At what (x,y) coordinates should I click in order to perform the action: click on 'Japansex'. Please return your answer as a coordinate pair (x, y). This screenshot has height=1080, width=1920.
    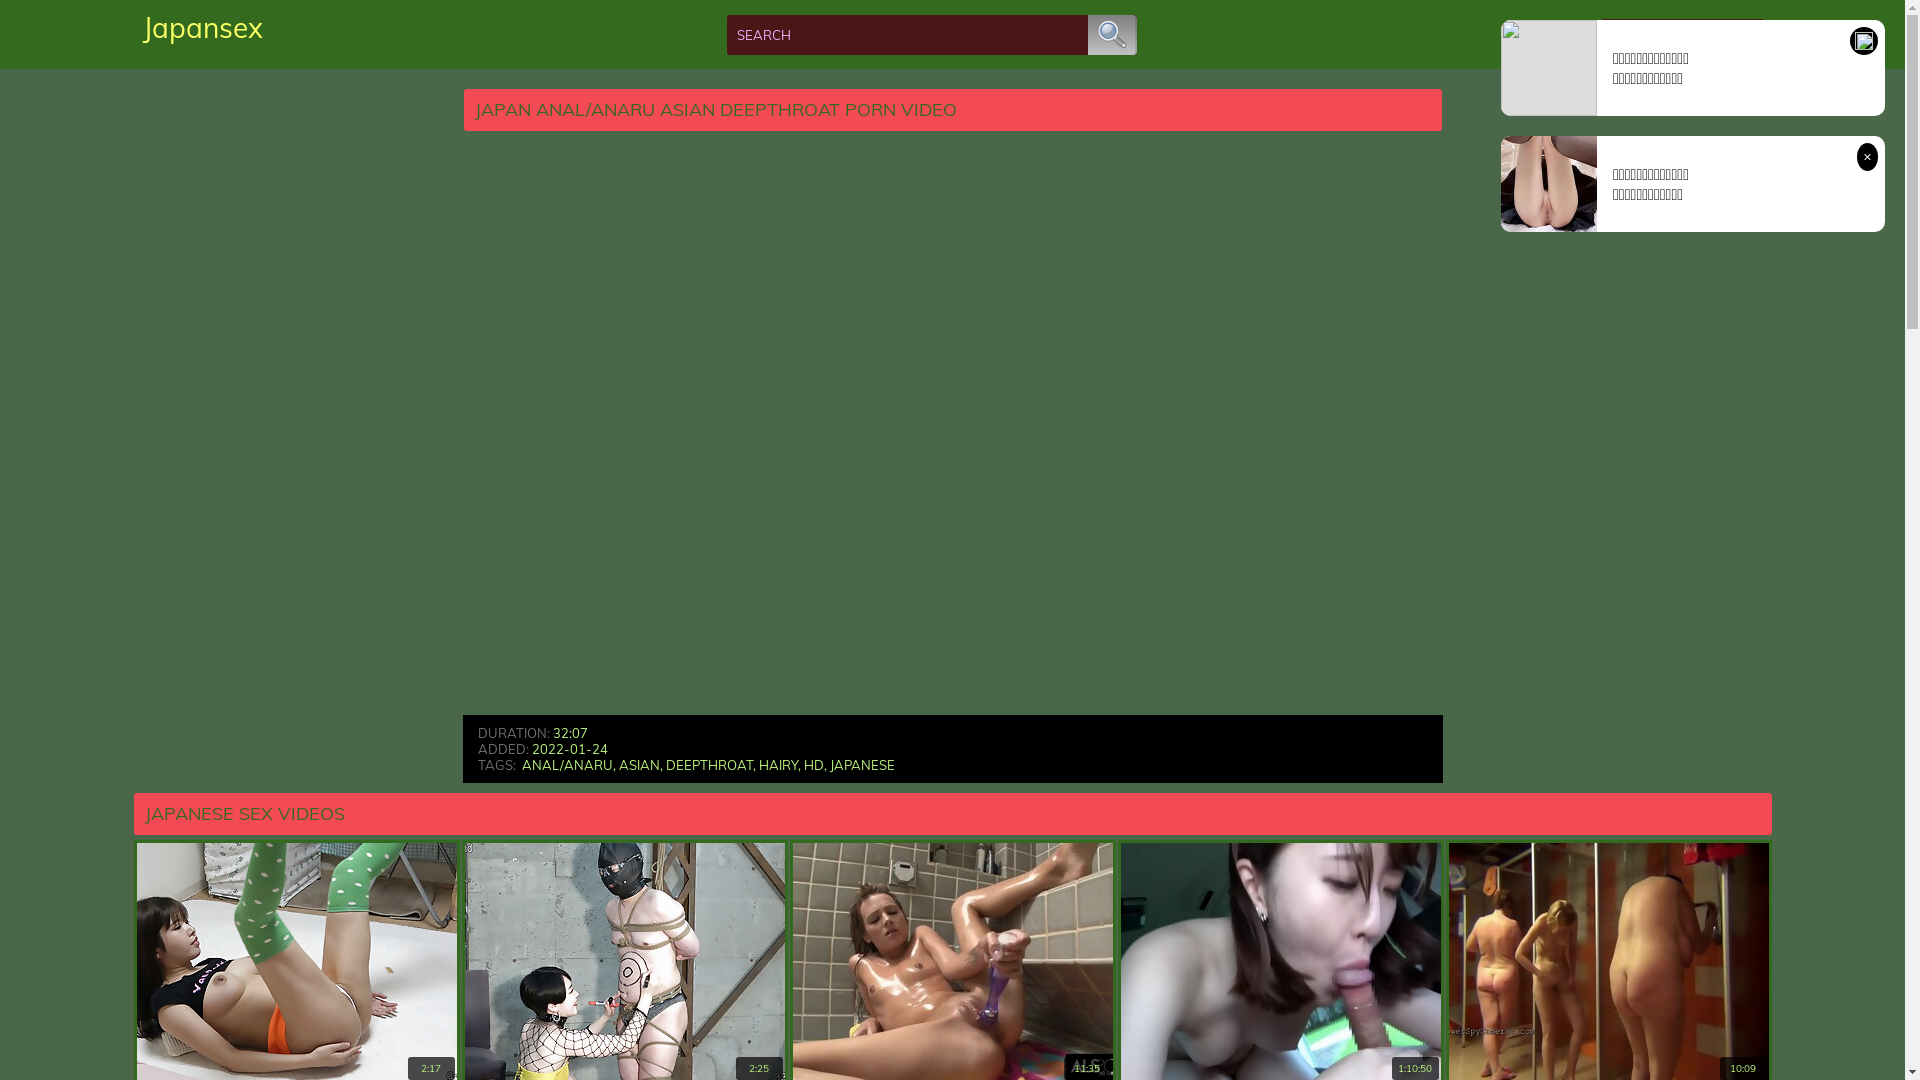
    Looking at the image, I should click on (141, 27).